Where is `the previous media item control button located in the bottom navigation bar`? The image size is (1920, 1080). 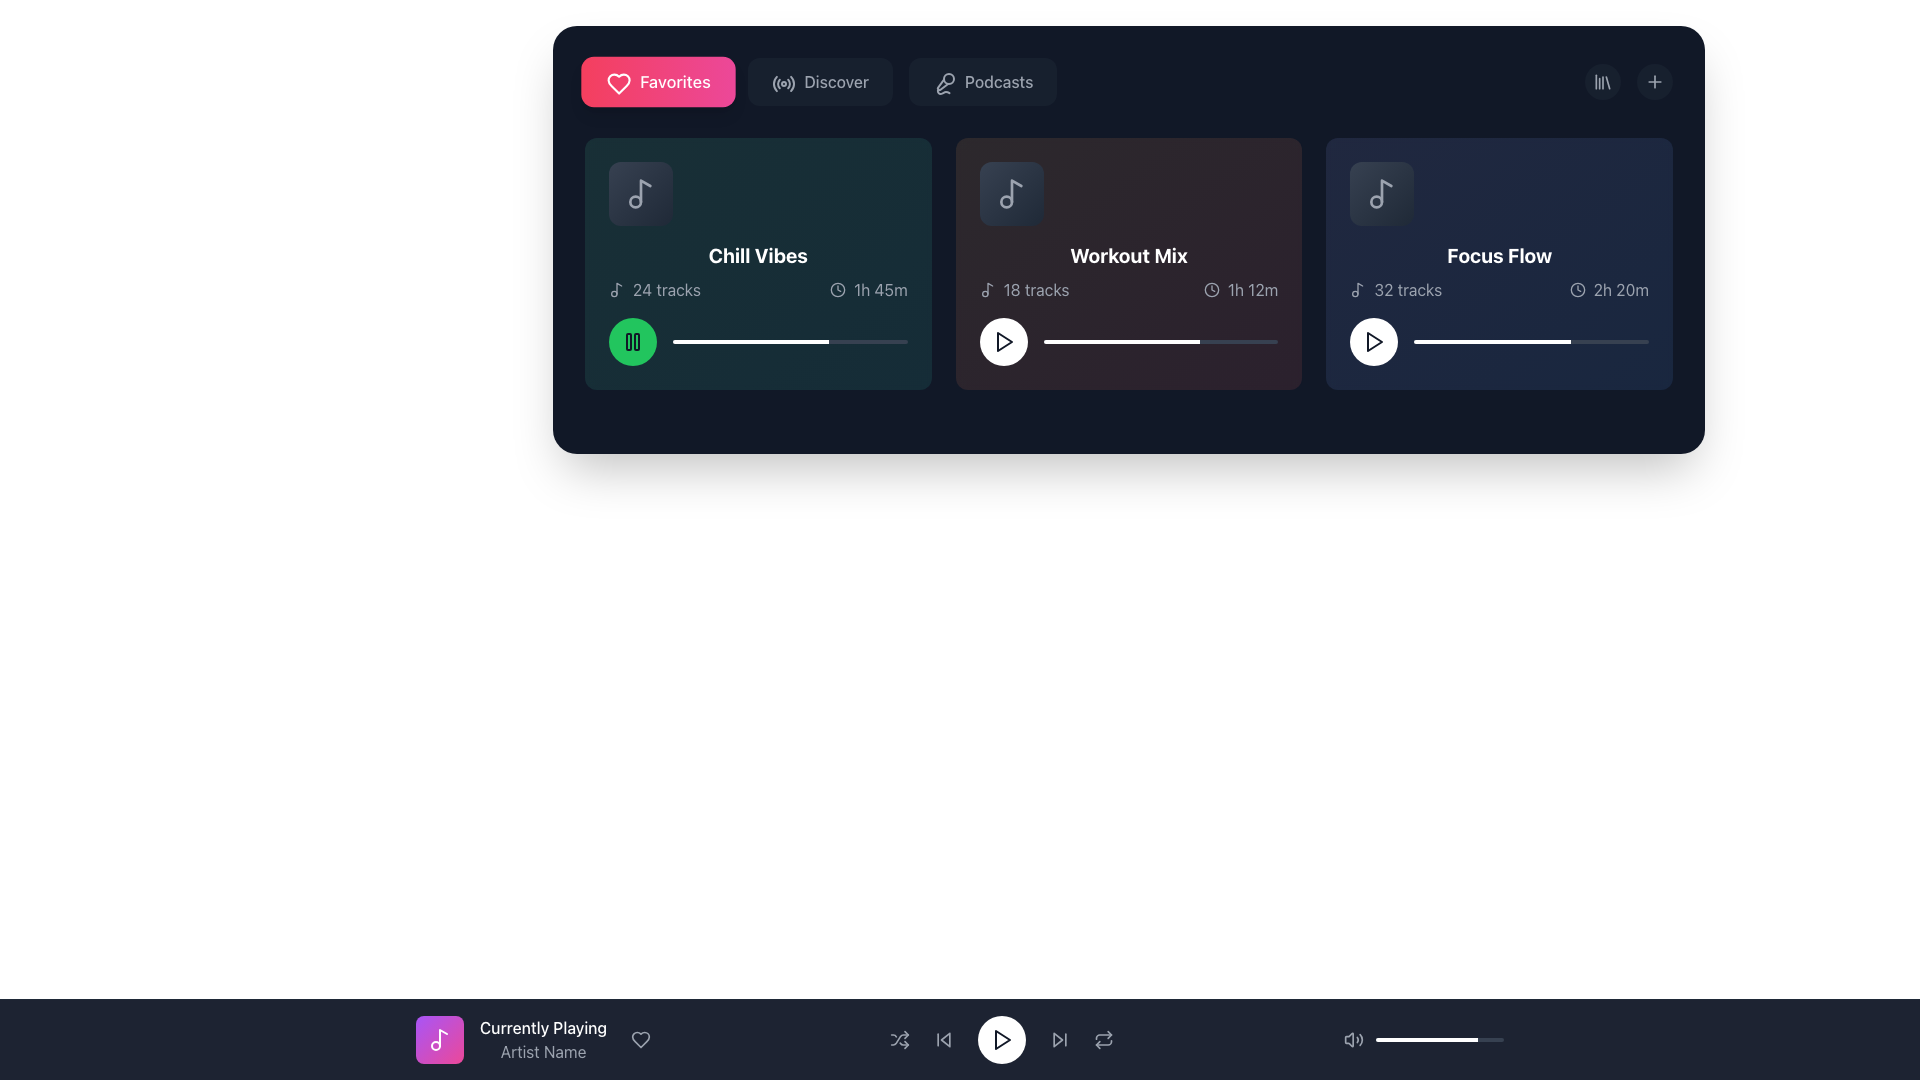
the previous media item control button located in the bottom navigation bar is located at coordinates (944, 1039).